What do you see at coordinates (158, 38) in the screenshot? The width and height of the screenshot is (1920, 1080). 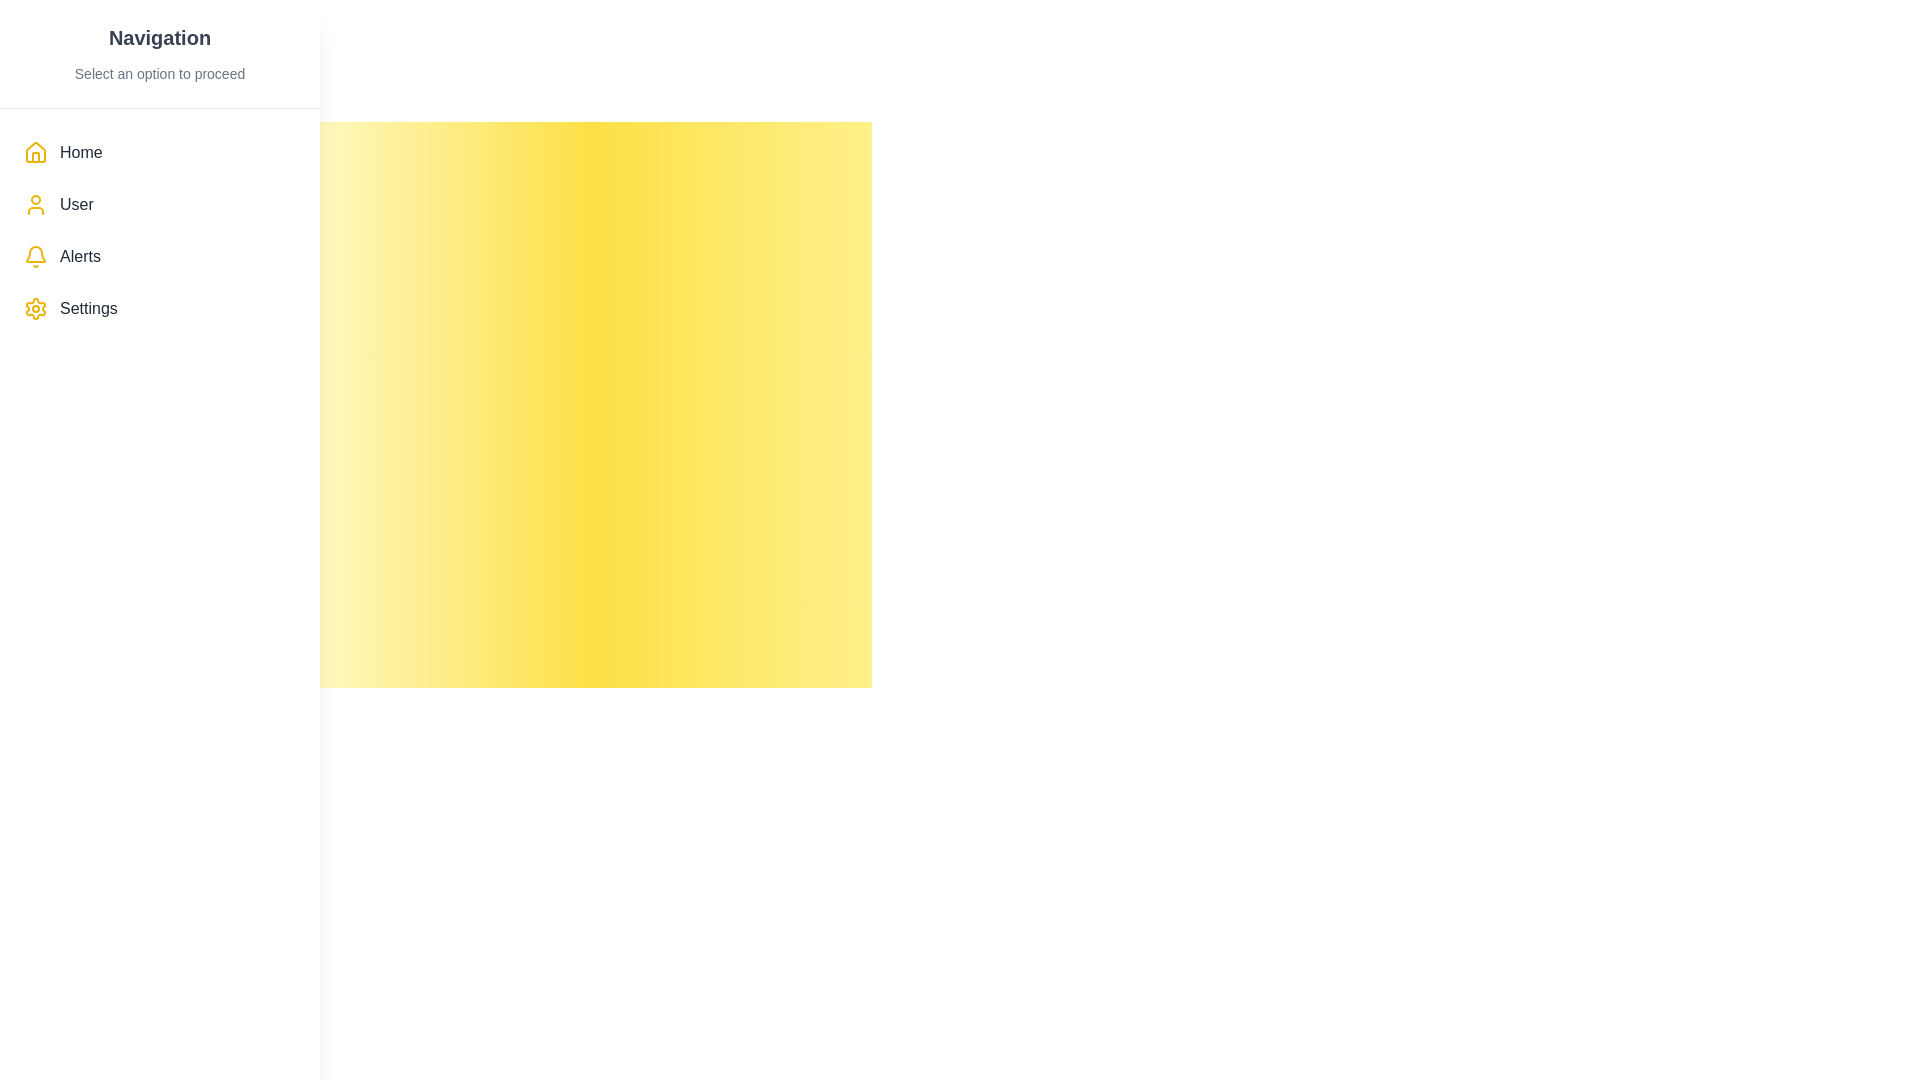 I see `the bold, large-sized 'Navigation' text label styled in dark gray, located at the top-left corner of the layout` at bounding box center [158, 38].